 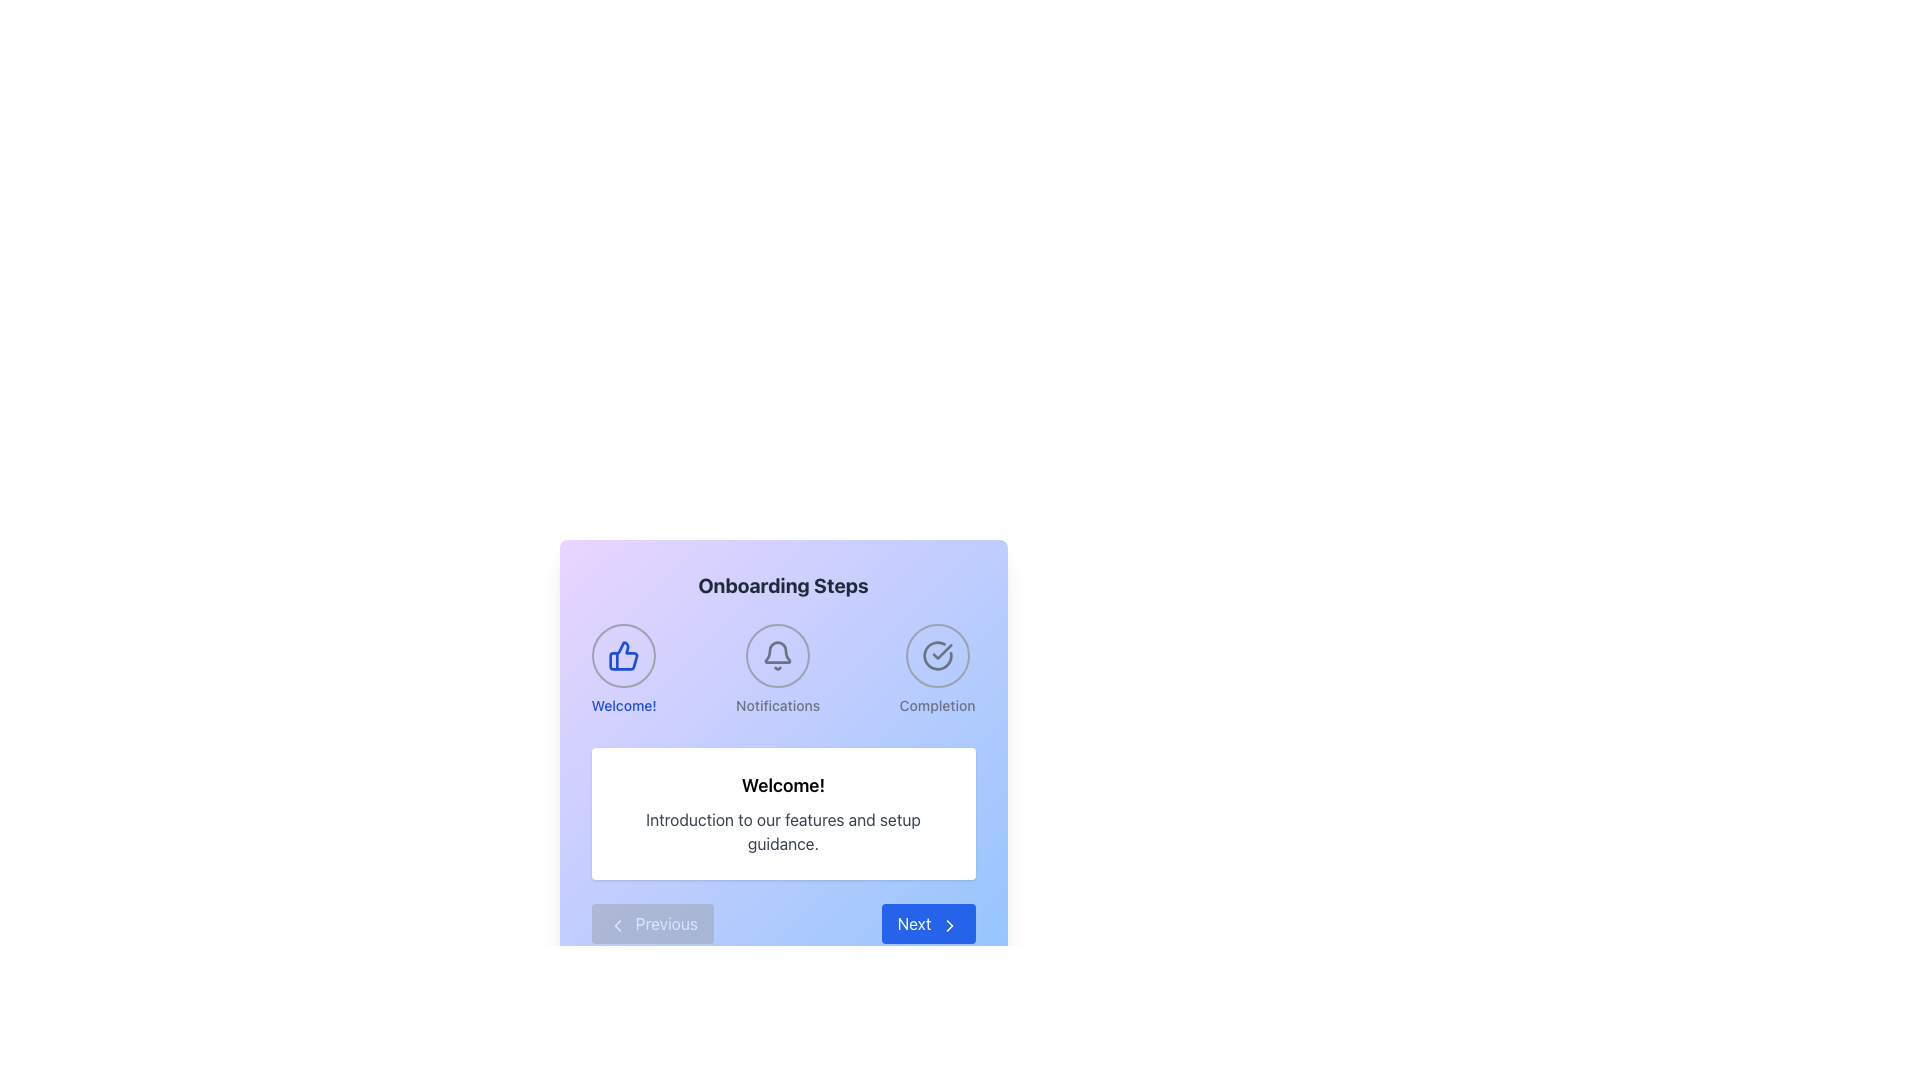 I want to click on the thumbs-up icon section of the illustrative graphic located in the blue-themed onboarding step card labeled 'Welcome!', so click(x=623, y=655).